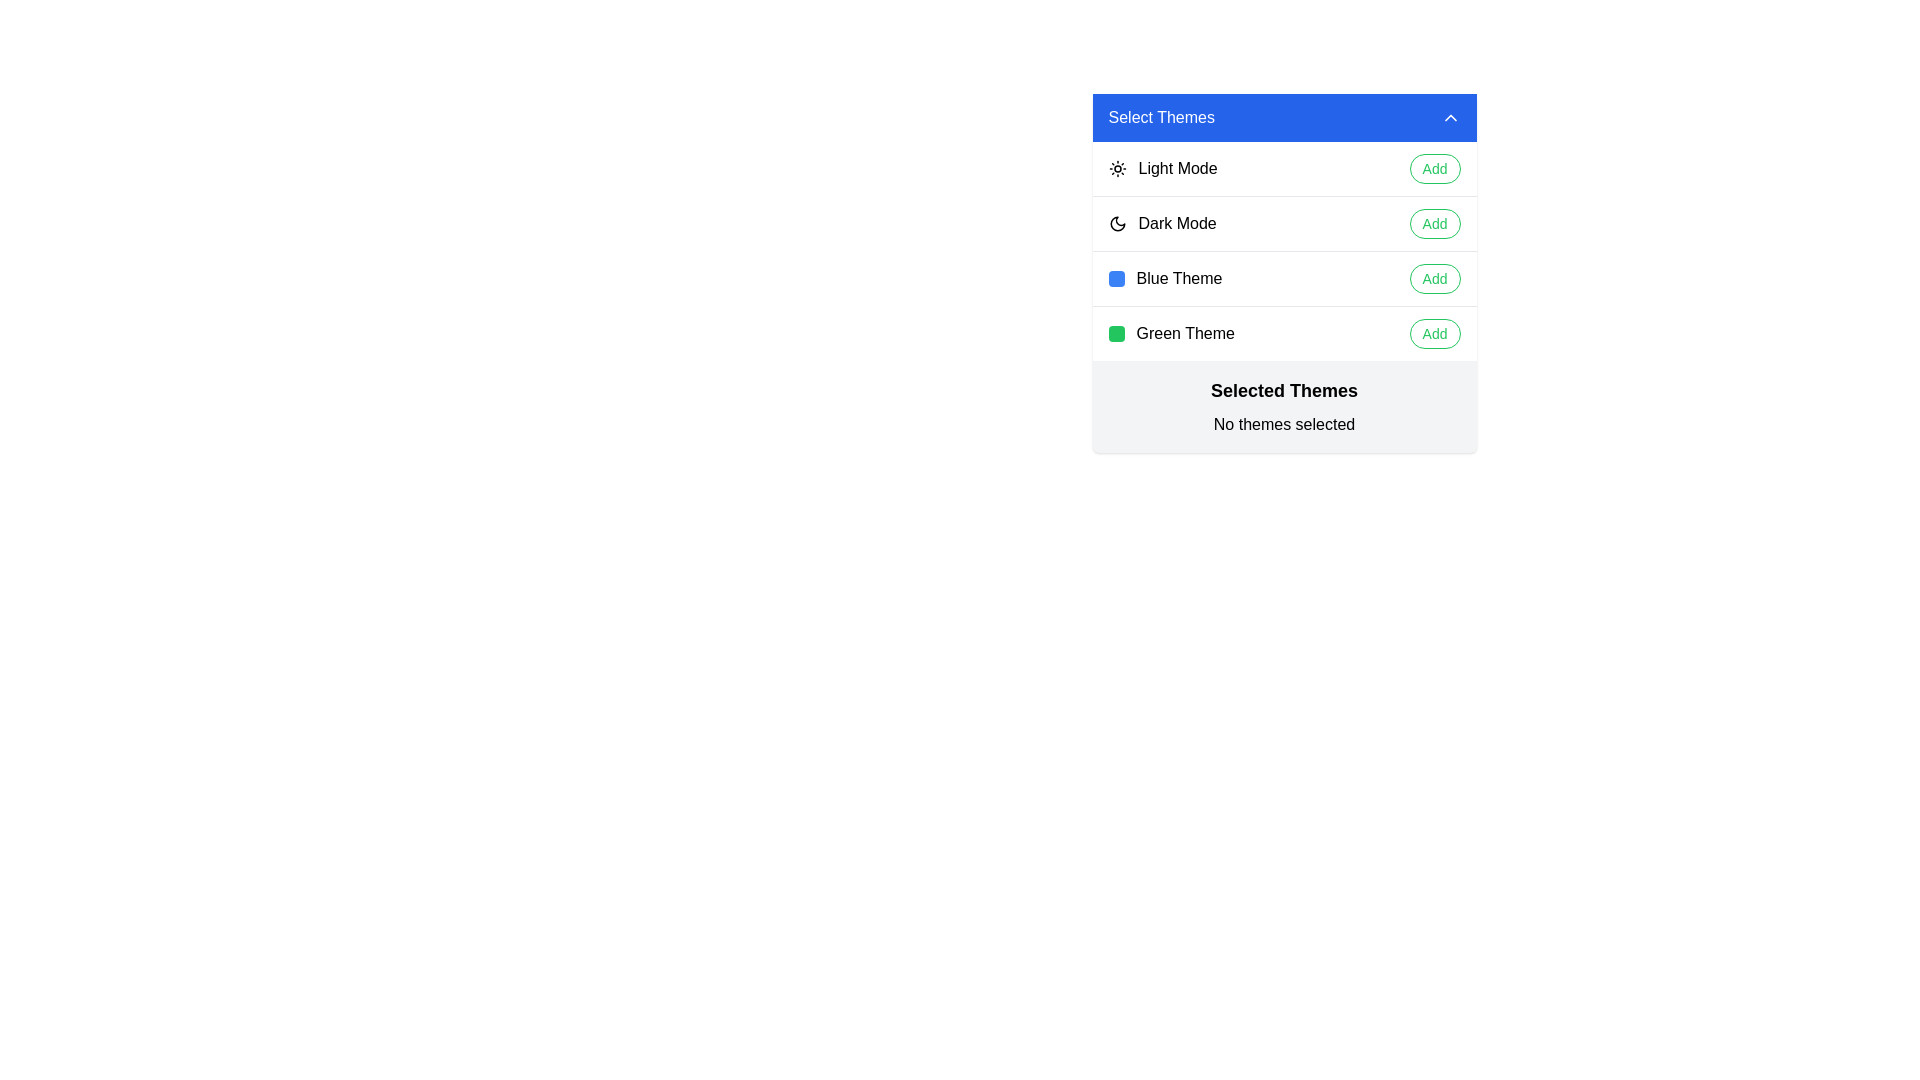  I want to click on the 'Light Mode' text label which is the first option in the 'Select Themes' section, located beneath the section title bar and next to a sun icon, so click(1178, 168).